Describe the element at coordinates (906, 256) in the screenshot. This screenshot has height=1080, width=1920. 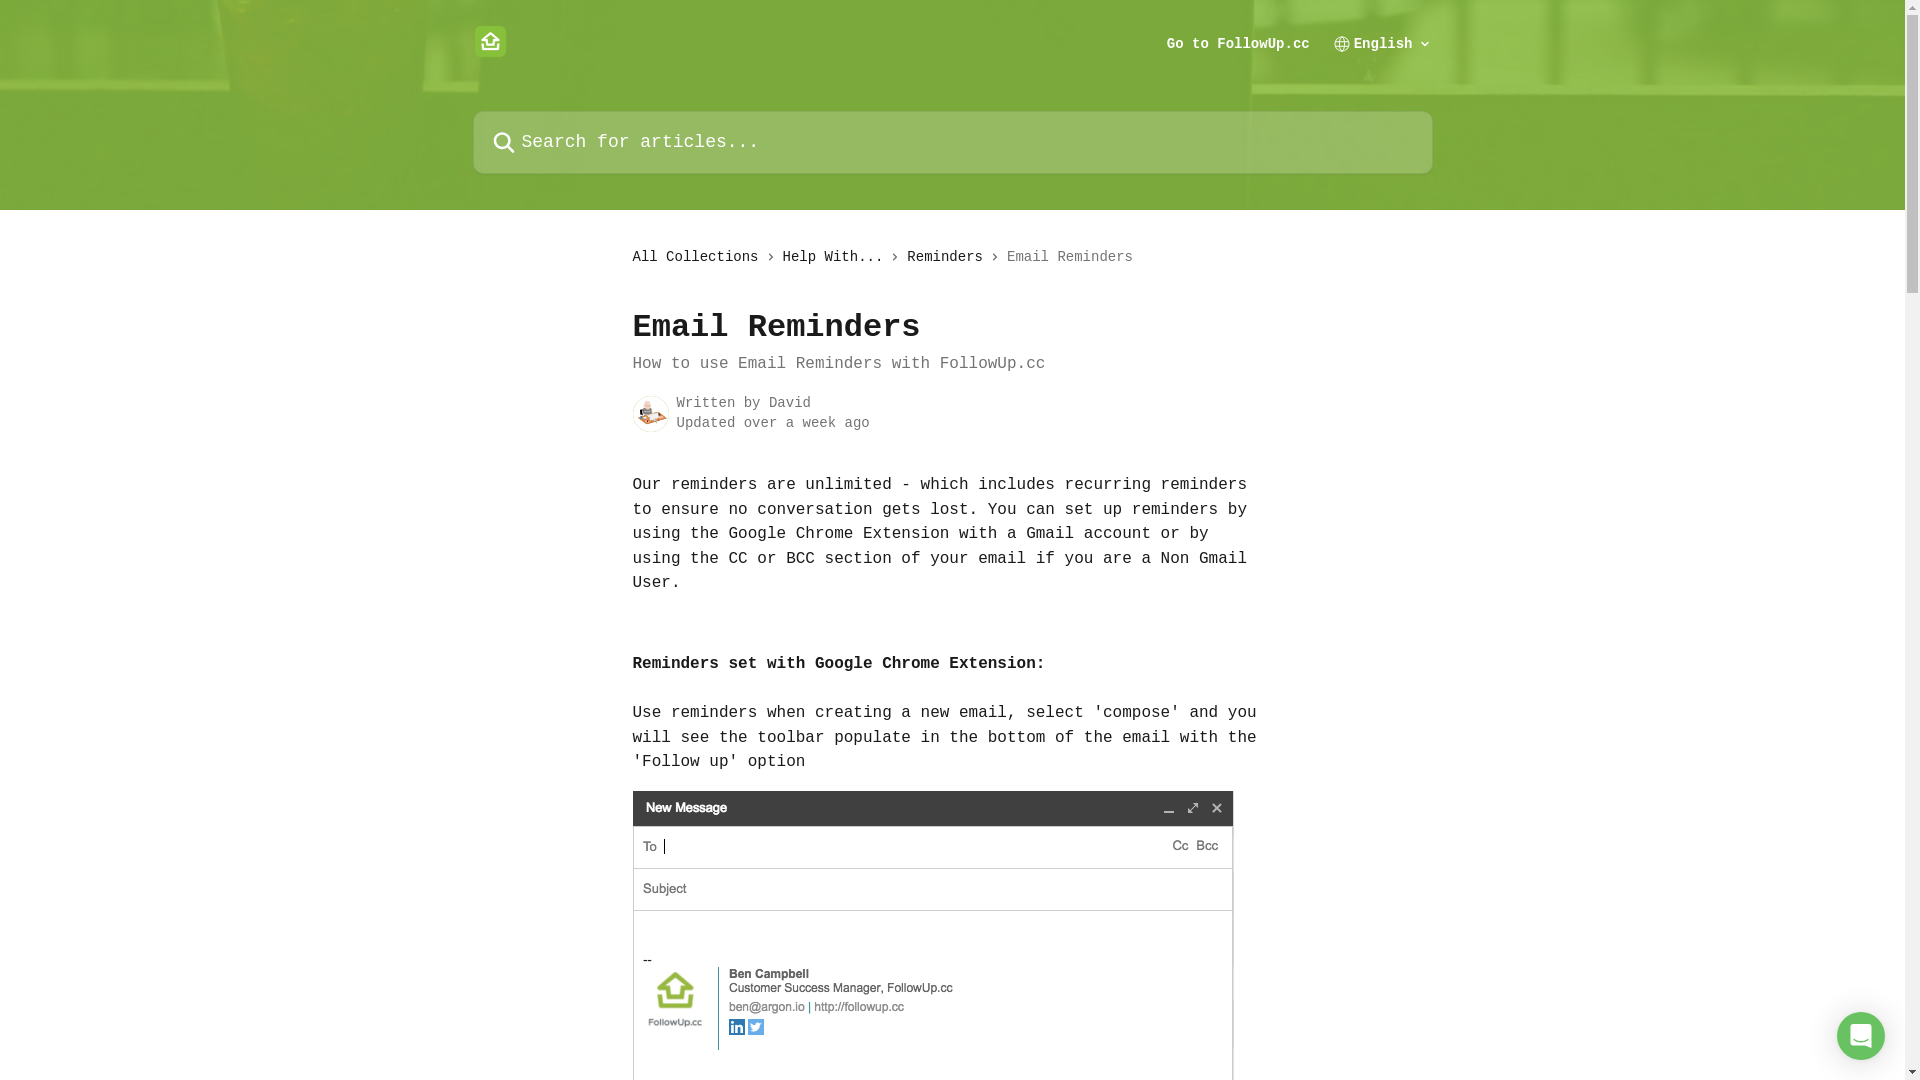
I see `'Reminders'` at that location.